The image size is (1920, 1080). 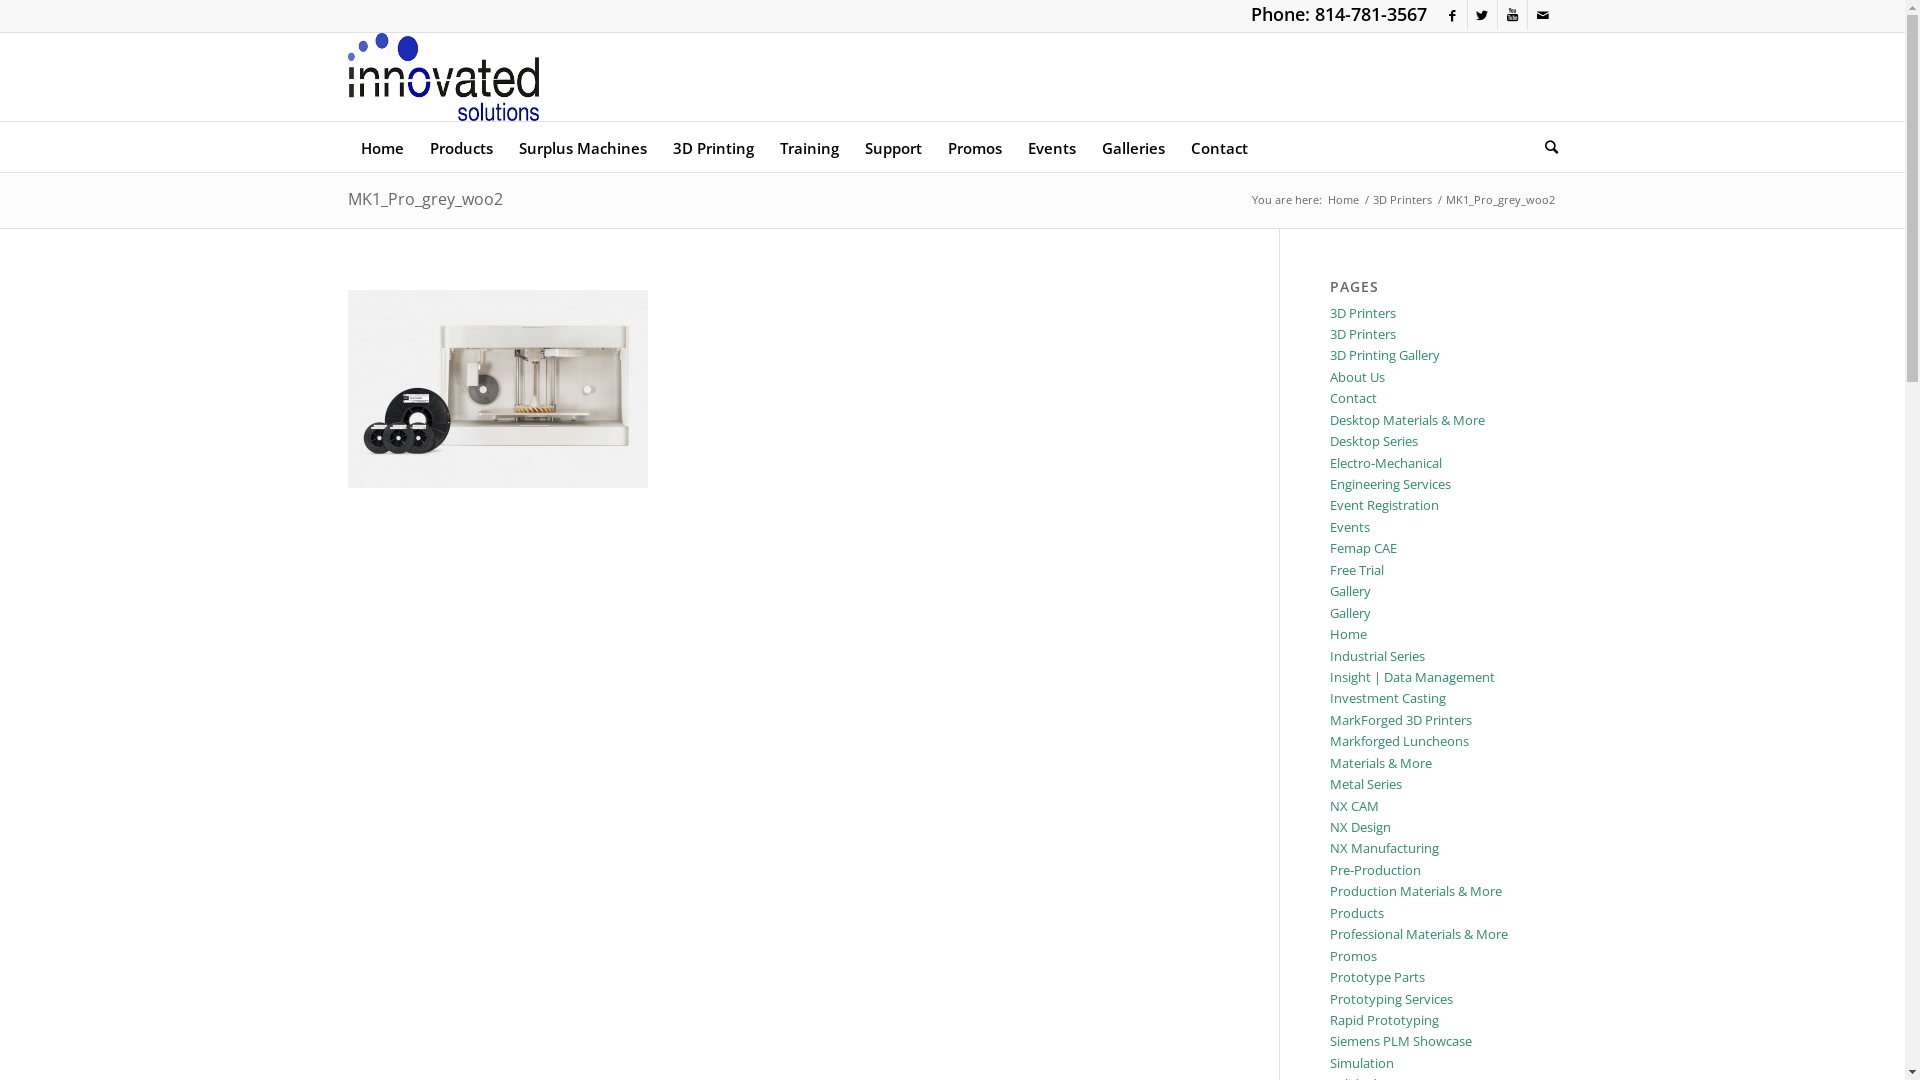 I want to click on 'NX Design', so click(x=1360, y=826).